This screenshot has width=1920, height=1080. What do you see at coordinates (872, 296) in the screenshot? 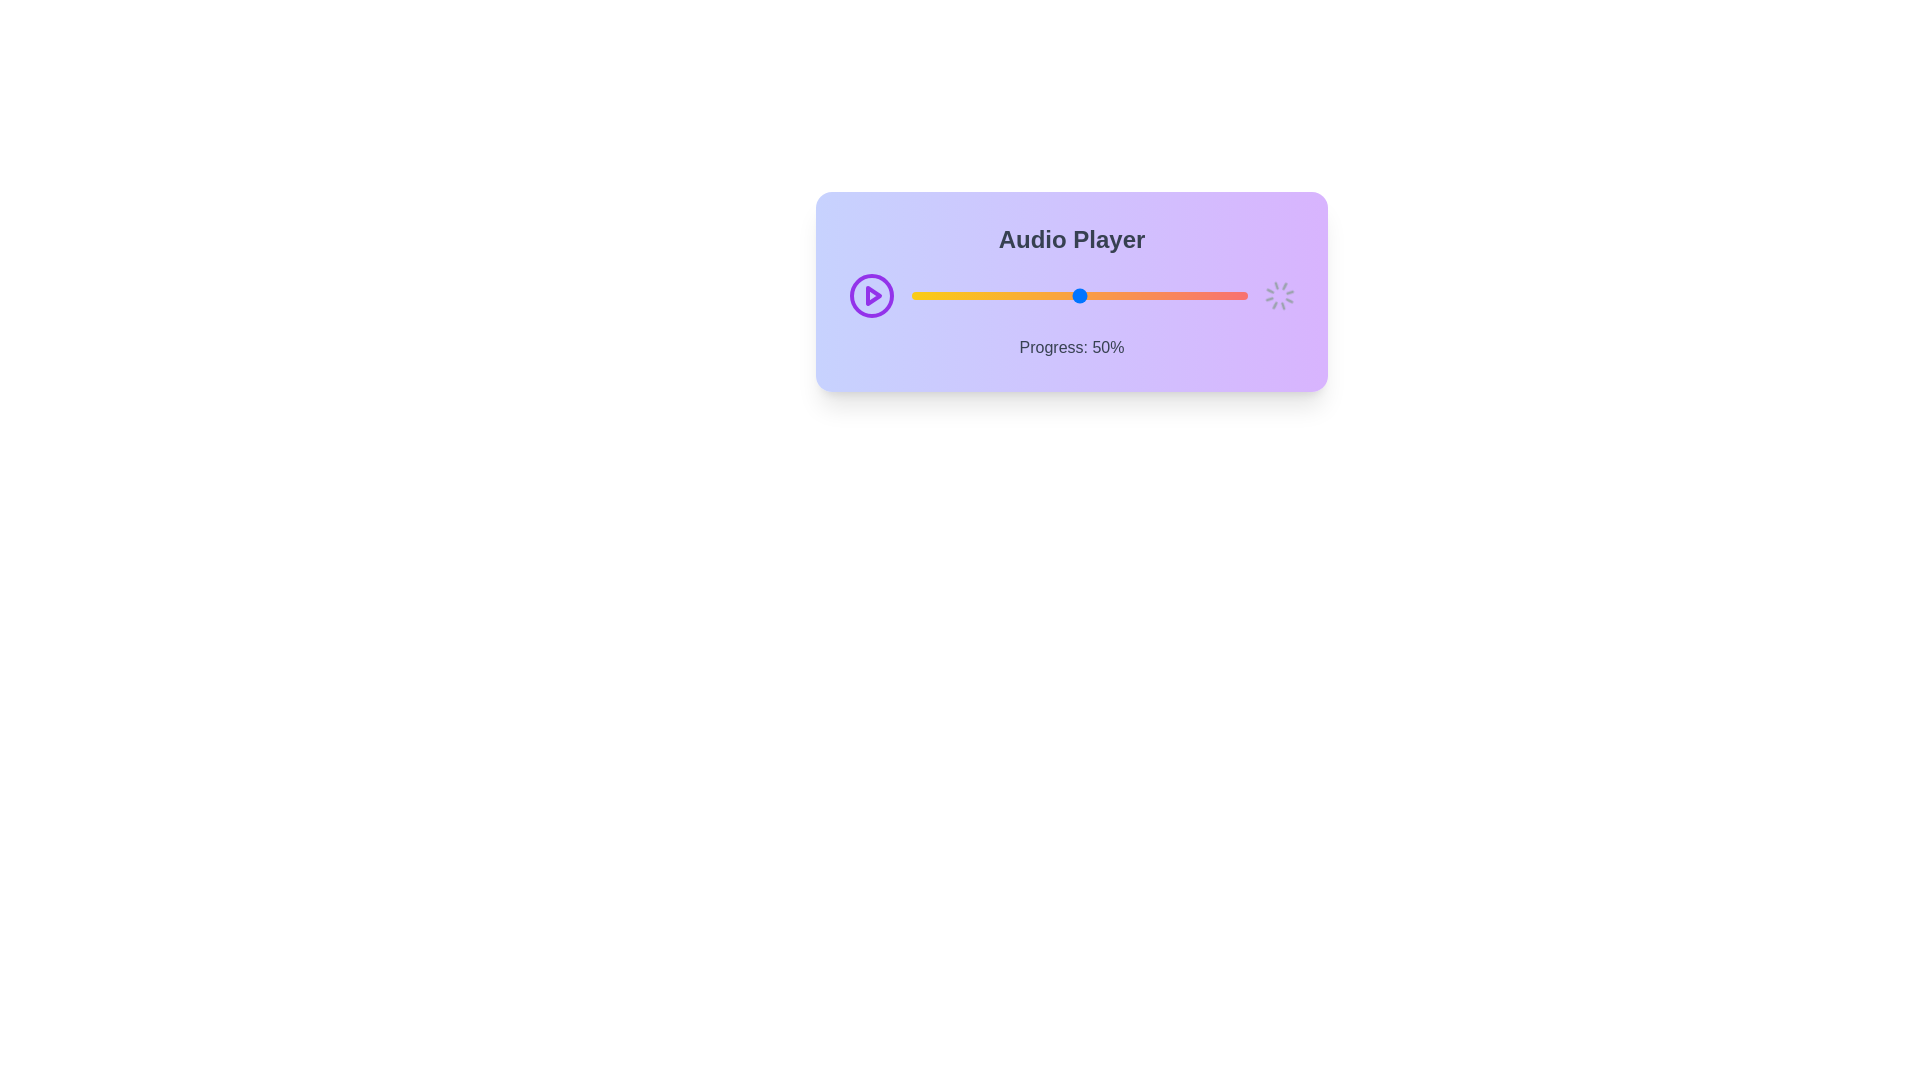
I see `the play/pause button to toggle audio playback` at bounding box center [872, 296].